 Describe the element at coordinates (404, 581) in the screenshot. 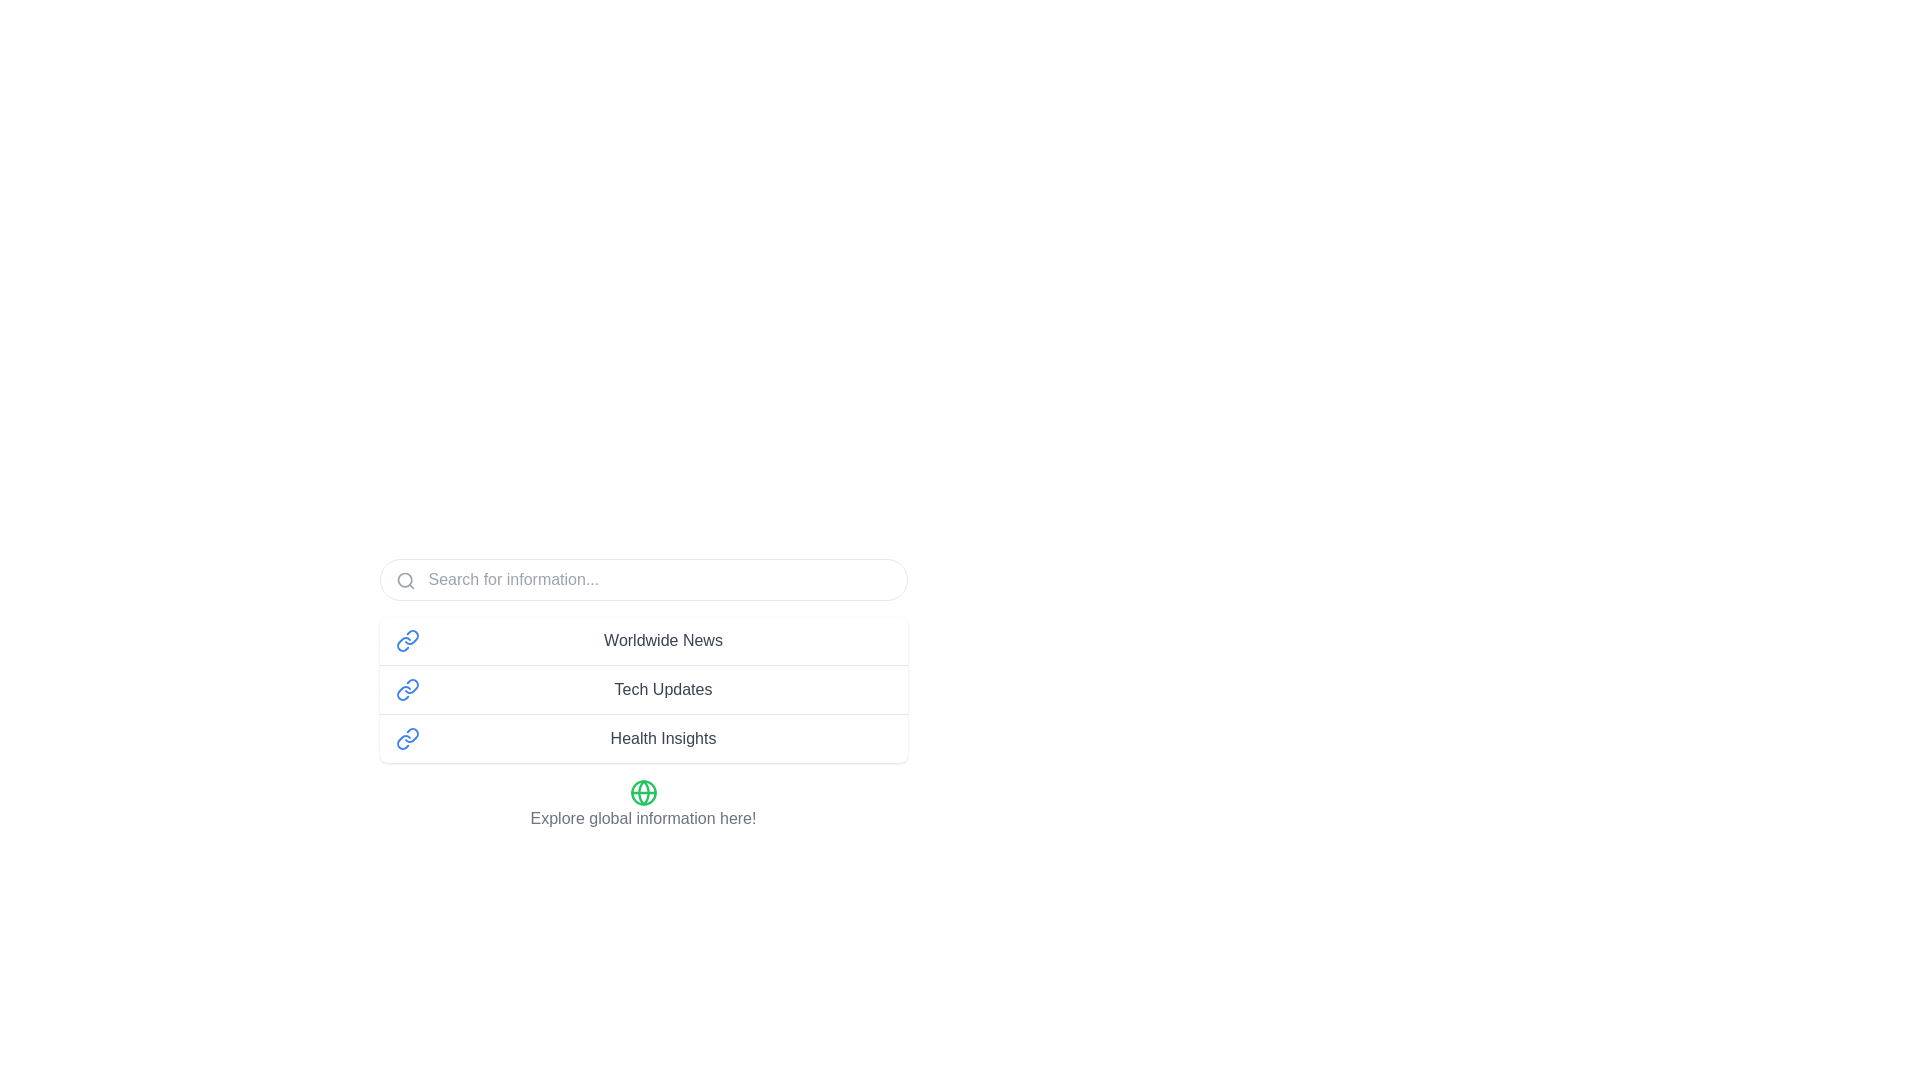

I see `the visual representation of the magnifying glass icon located at the left side of the search field, positioned before the placeholder text 'Search for information...'` at that location.